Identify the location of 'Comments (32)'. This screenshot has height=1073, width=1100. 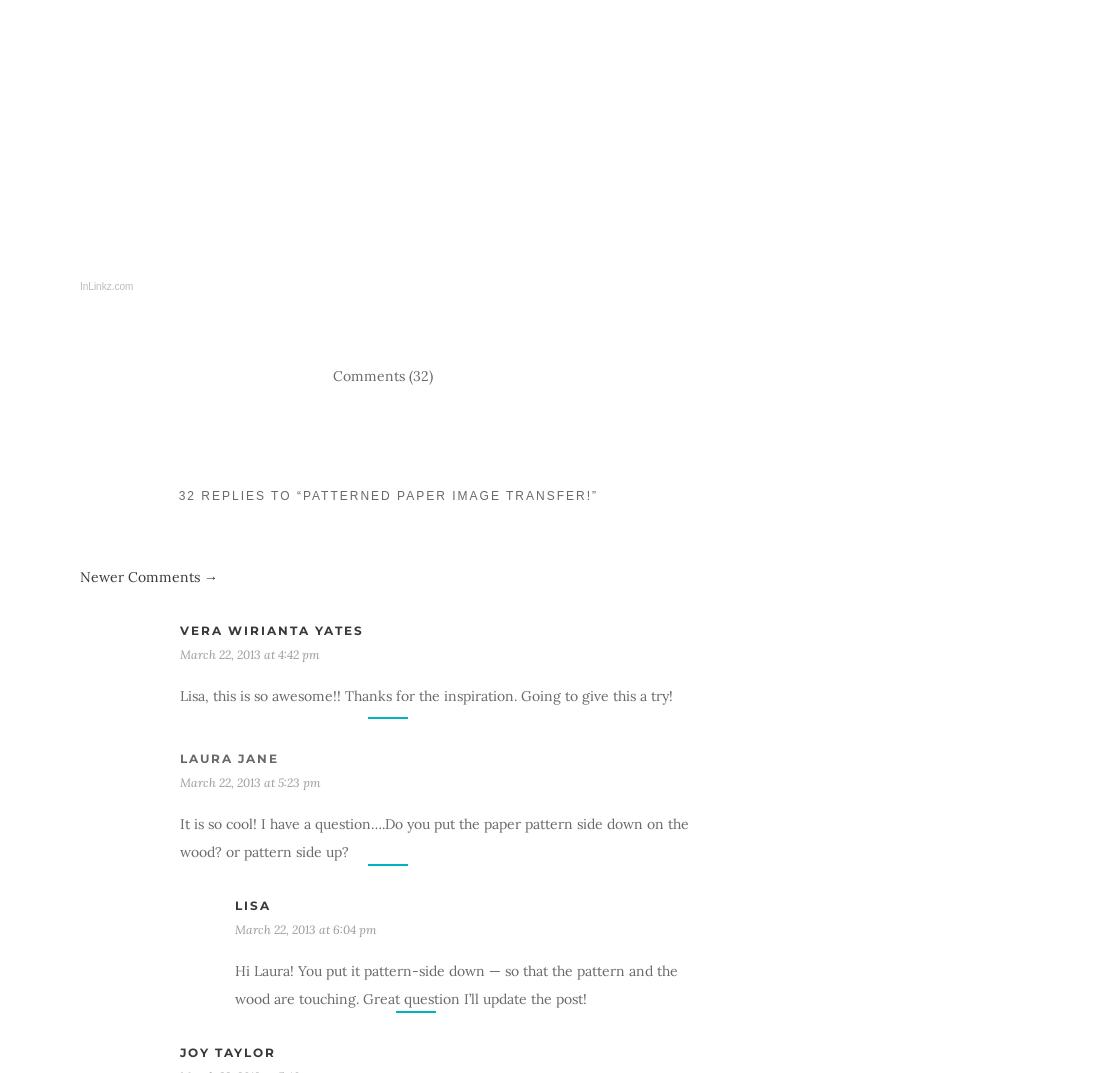
(383, 374).